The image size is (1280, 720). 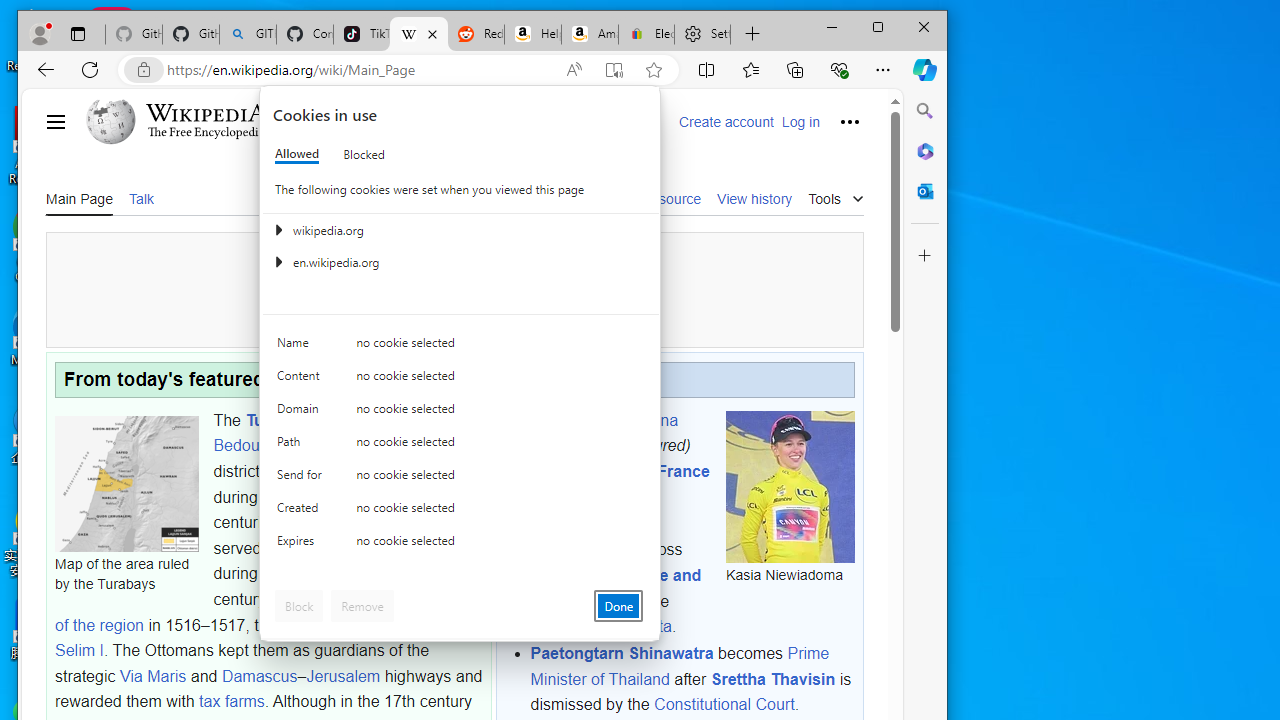 I want to click on 'Created', so click(x=301, y=511).